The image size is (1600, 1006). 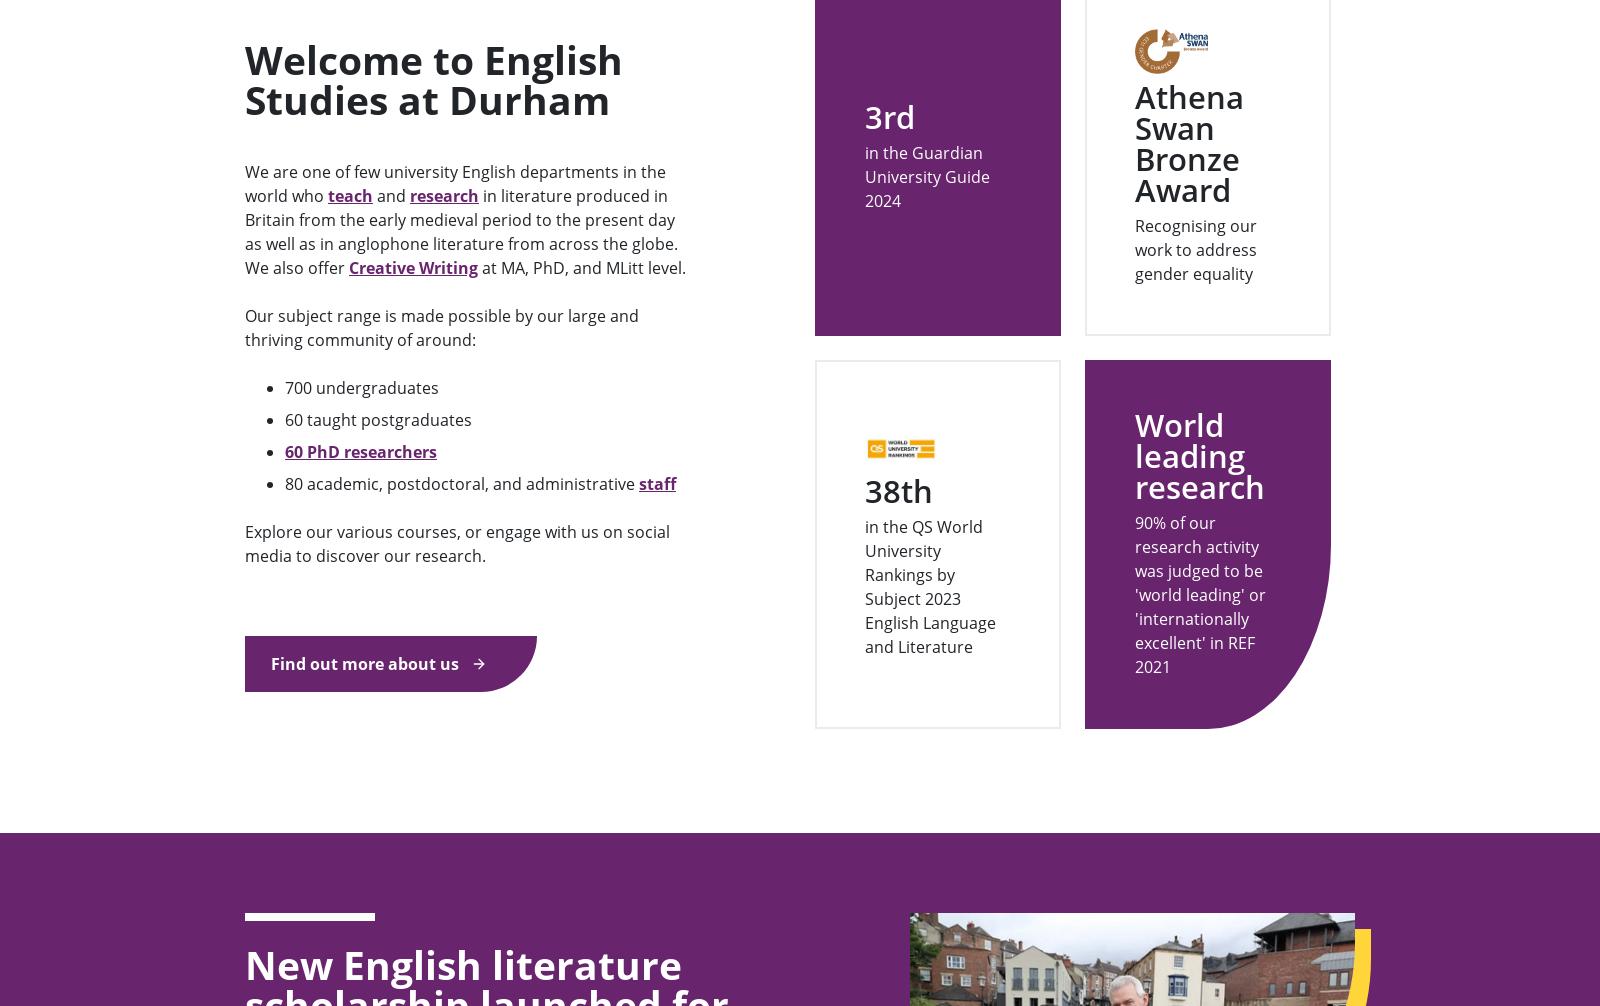 What do you see at coordinates (1052, 123) in the screenshot?
I see `'DH1 3AY'` at bounding box center [1052, 123].